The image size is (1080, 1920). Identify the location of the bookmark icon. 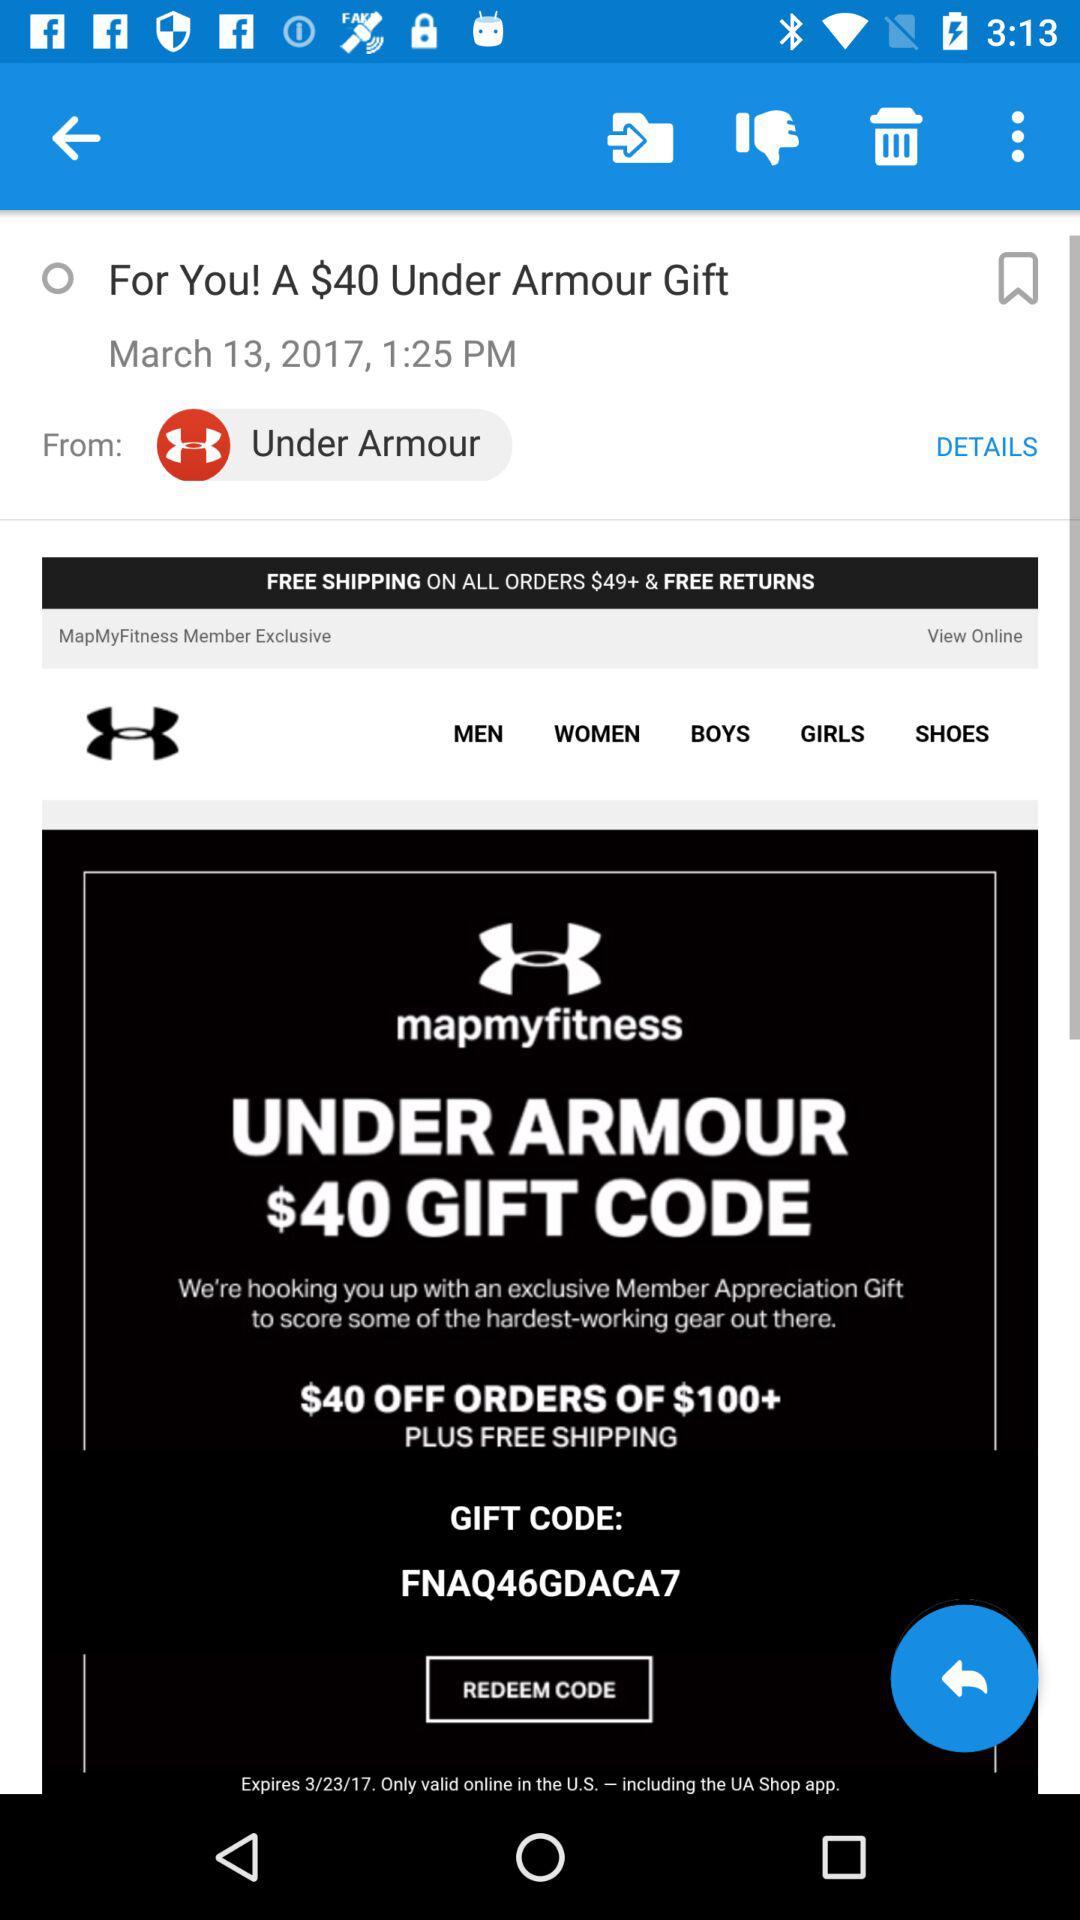
(1017, 277).